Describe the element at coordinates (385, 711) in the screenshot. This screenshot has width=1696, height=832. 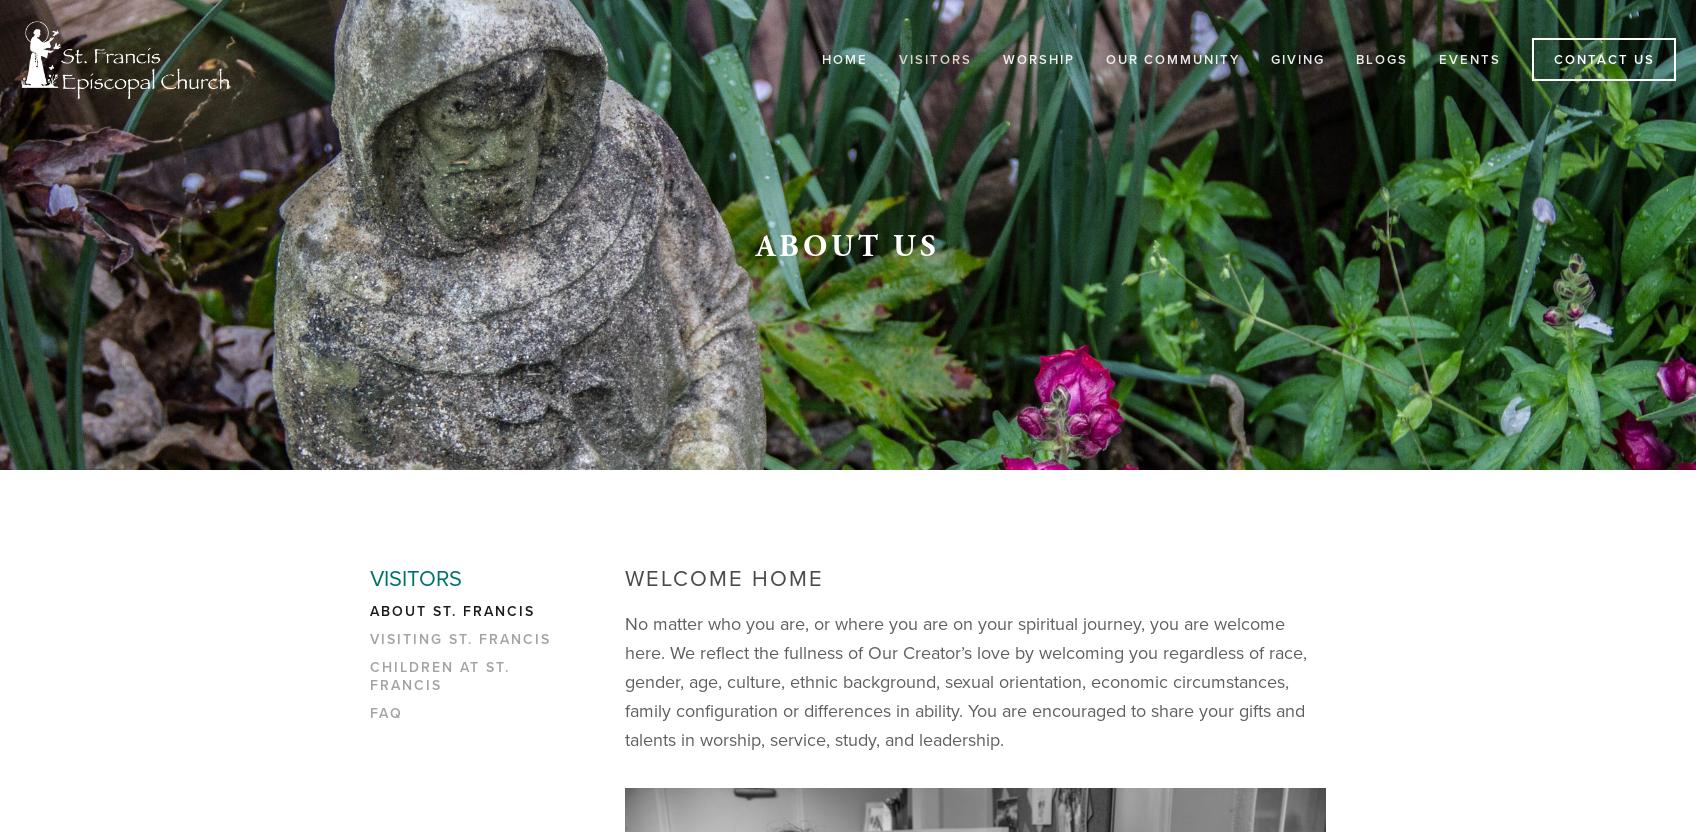
I see `'FAQ'` at that location.